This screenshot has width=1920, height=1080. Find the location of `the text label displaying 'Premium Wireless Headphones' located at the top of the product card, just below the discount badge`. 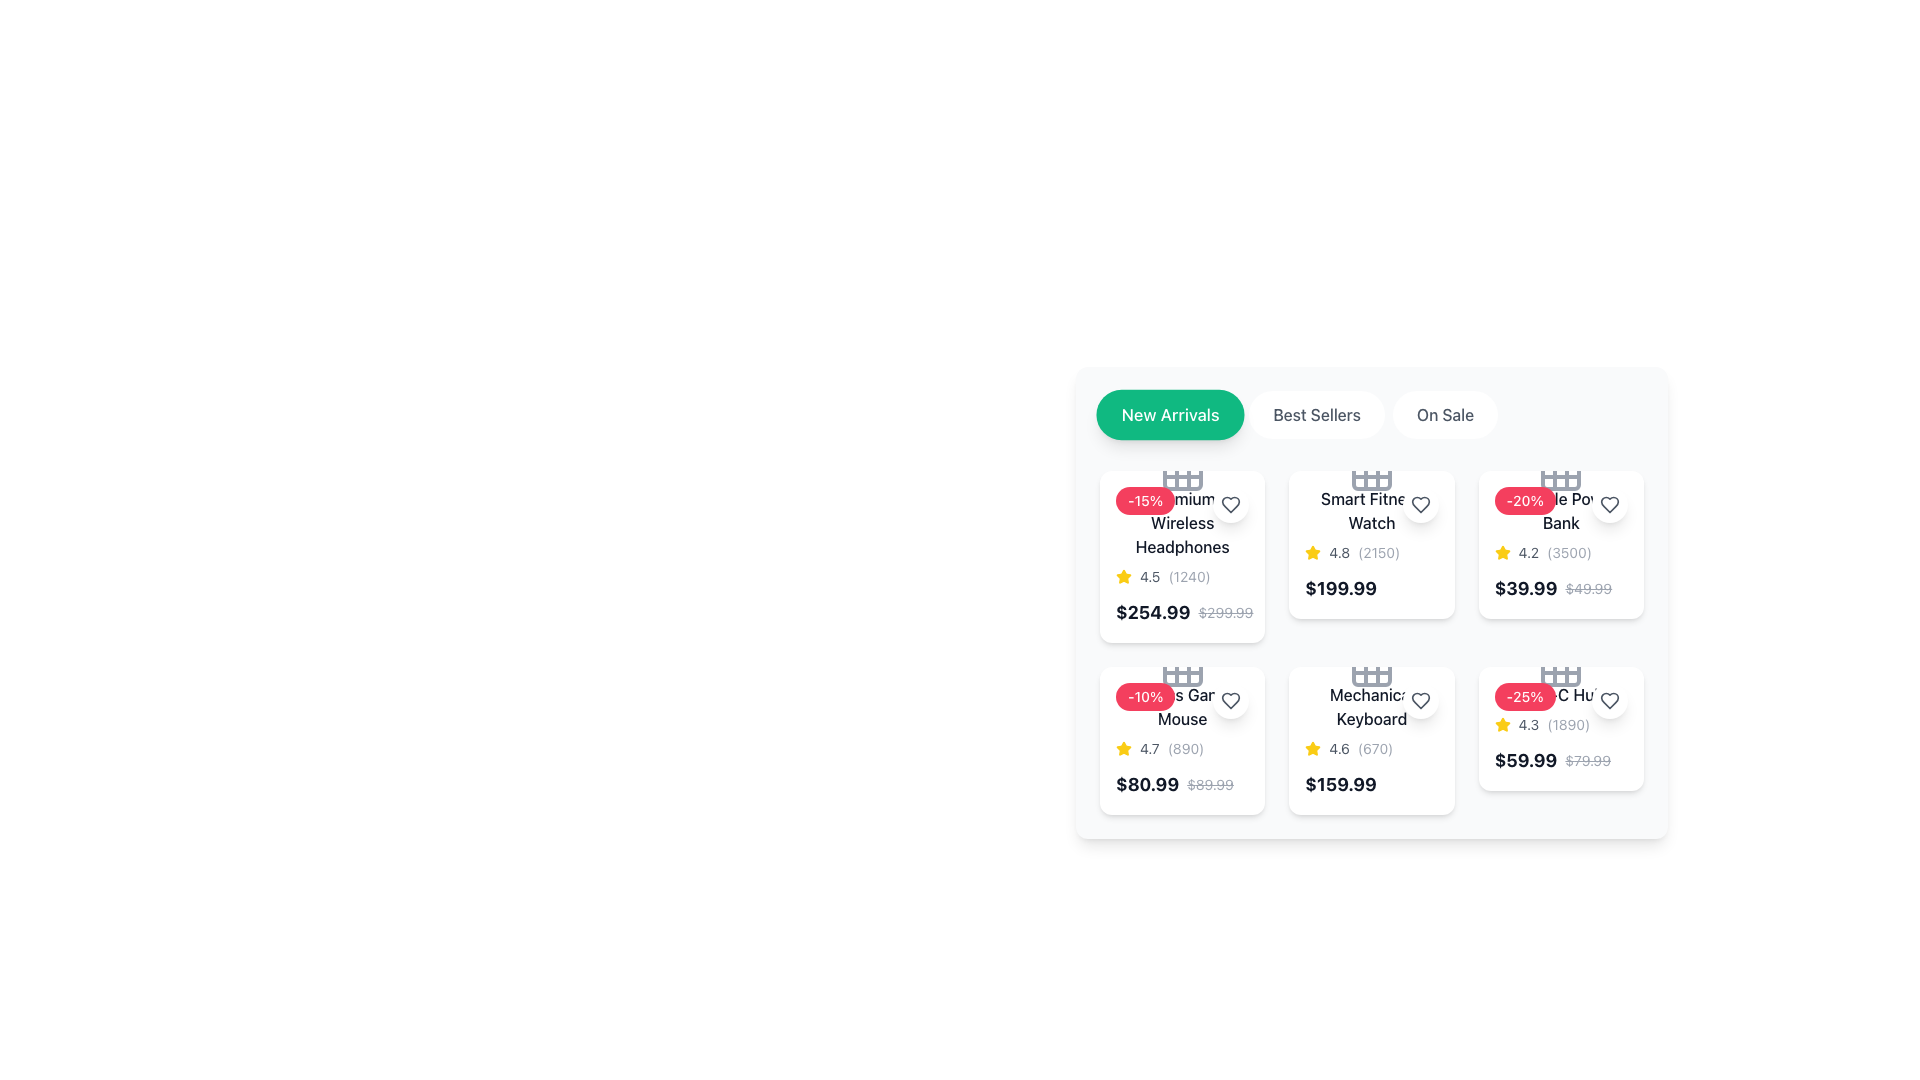

the text label displaying 'Premium Wireless Headphones' located at the top of the product card, just below the discount badge is located at coordinates (1182, 522).